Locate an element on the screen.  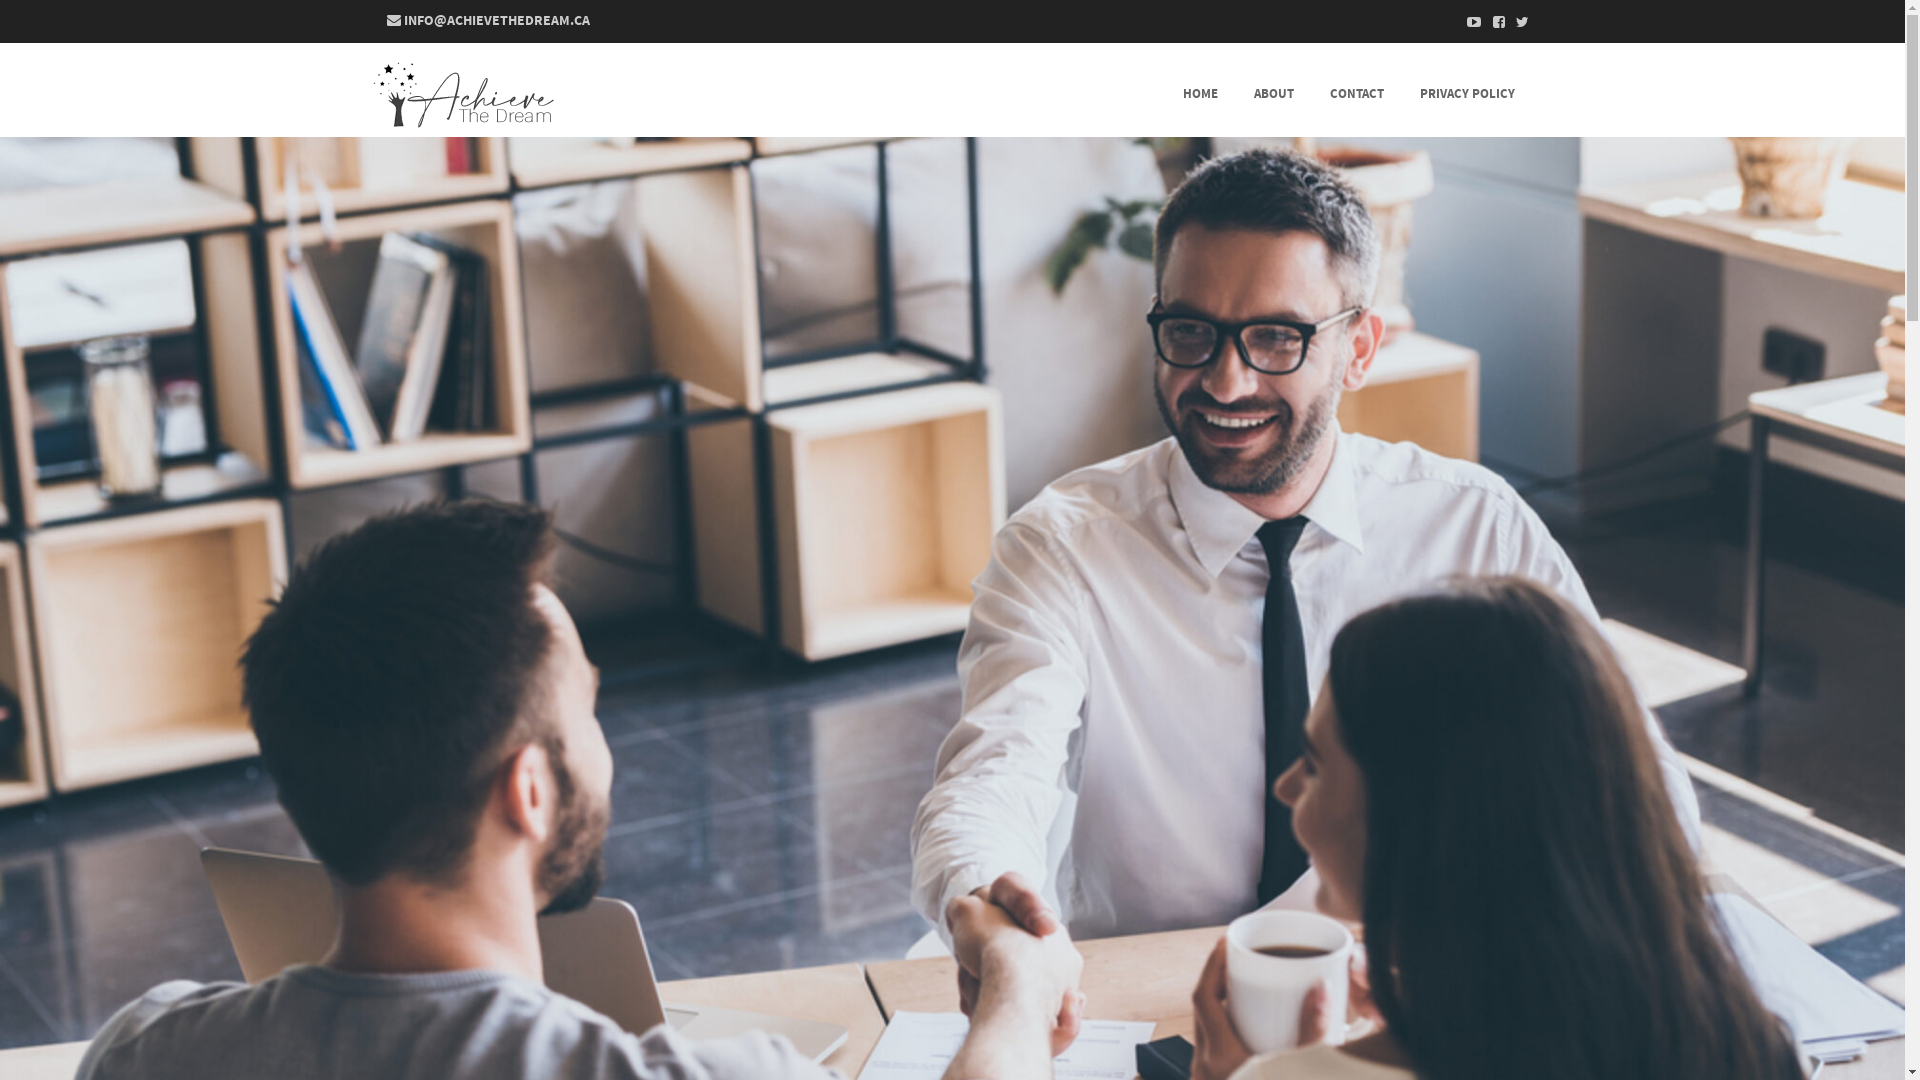
'Achieve The Dream' is located at coordinates (461, 95).